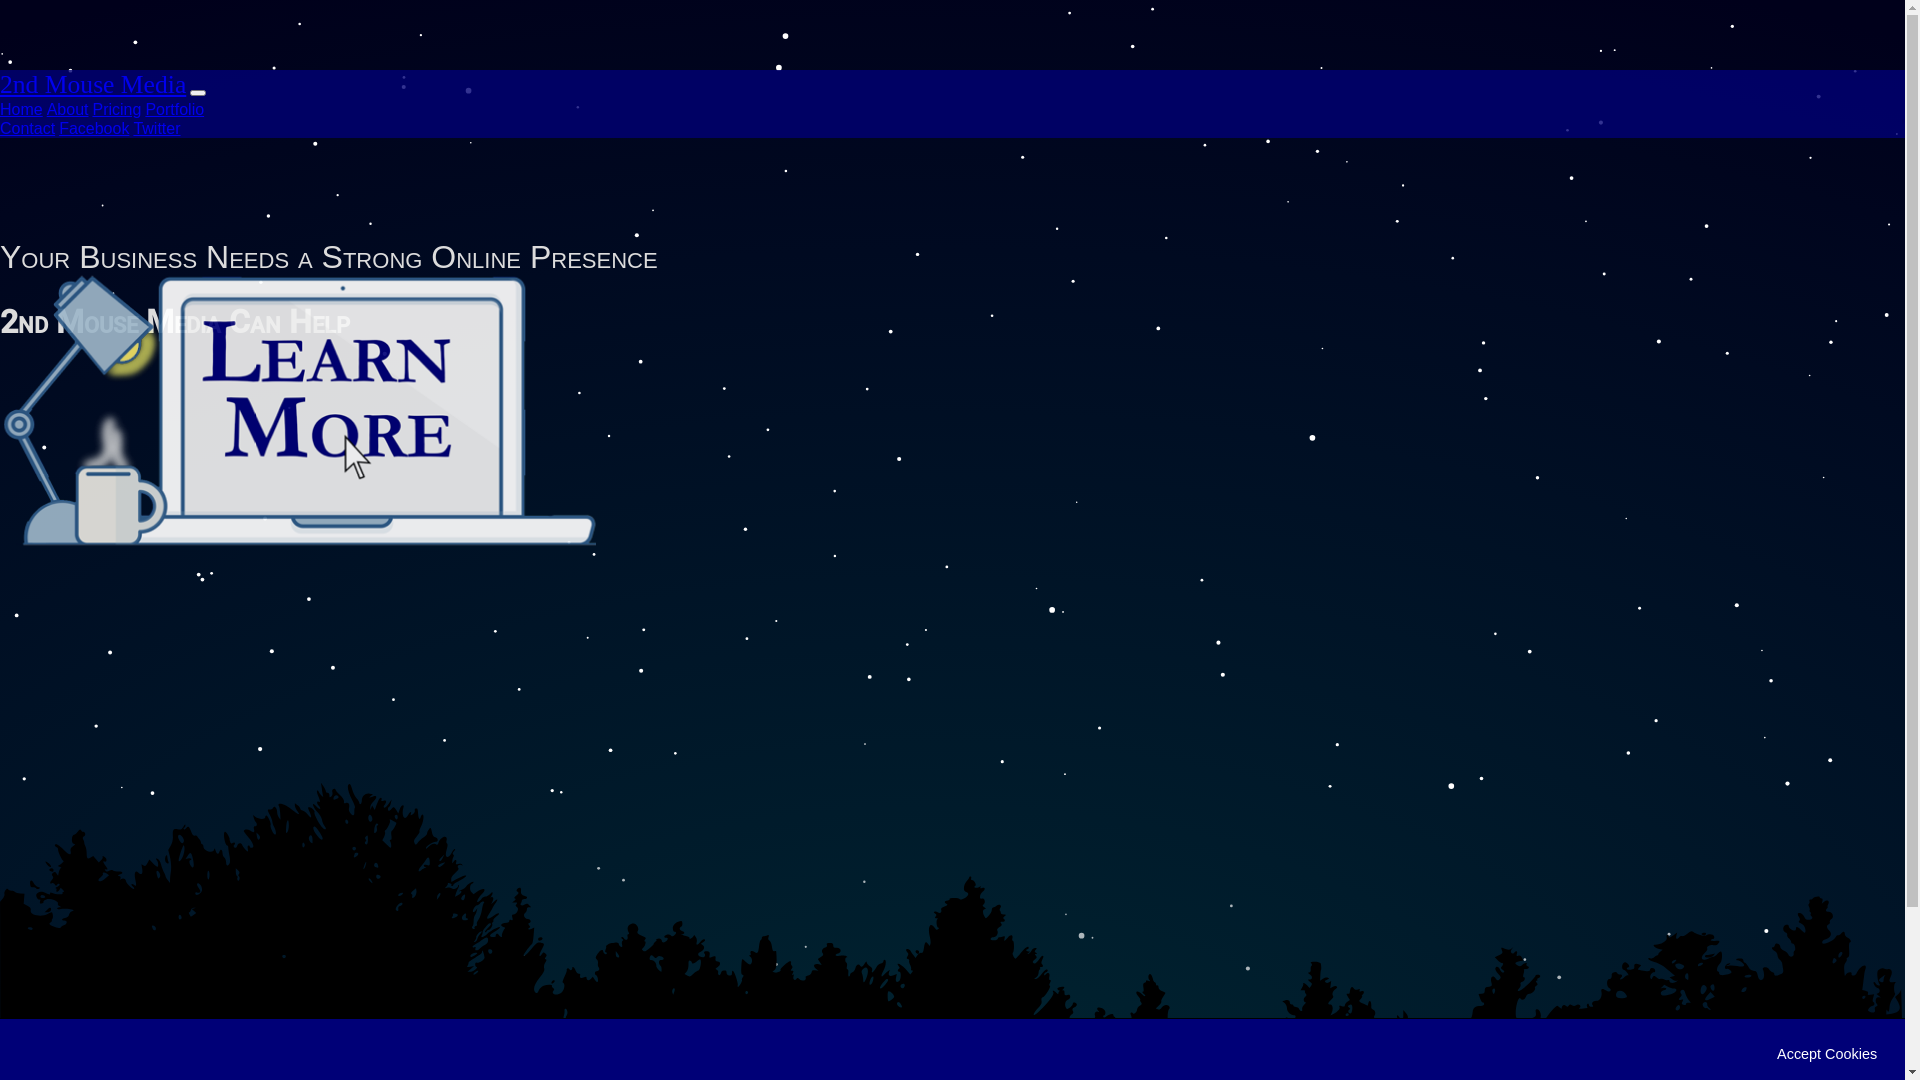  Describe the element at coordinates (93, 128) in the screenshot. I see `'Facebook'` at that location.